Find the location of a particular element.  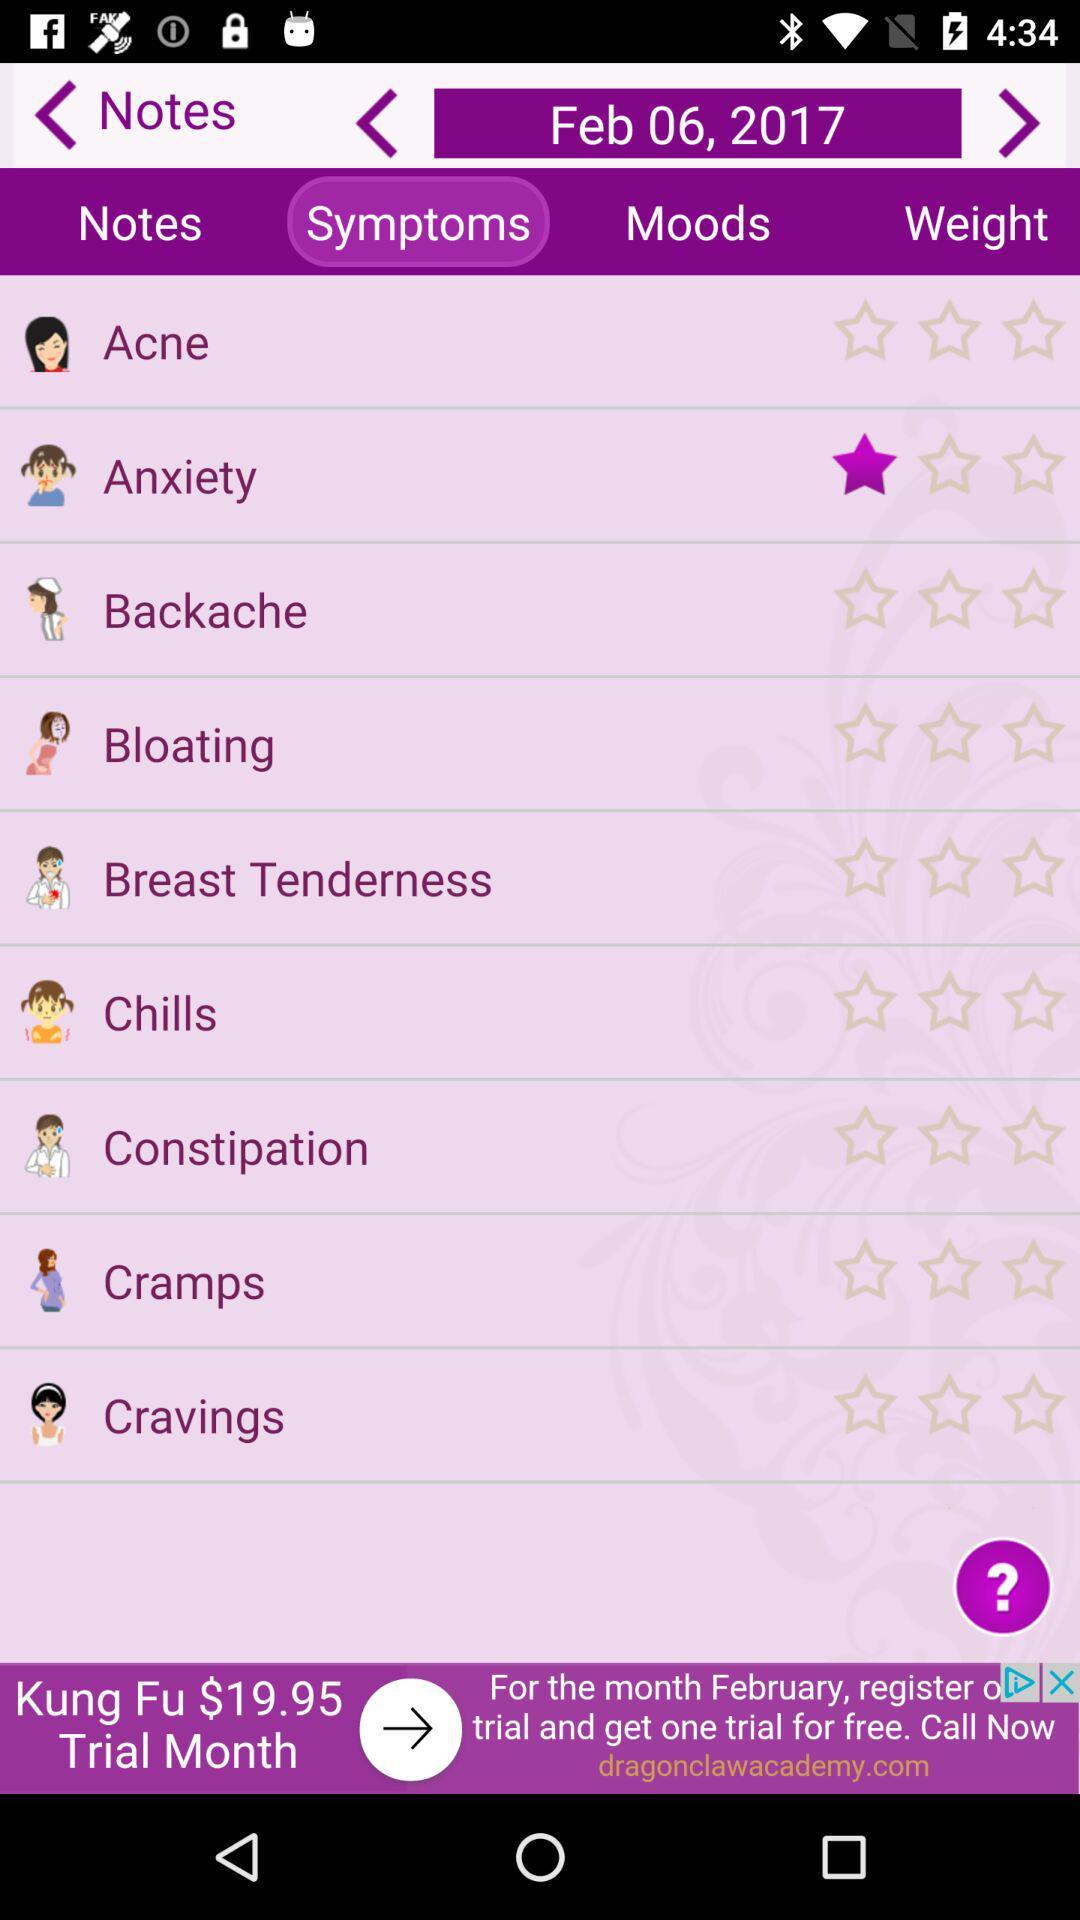

breast tenderness choice is located at coordinates (46, 877).